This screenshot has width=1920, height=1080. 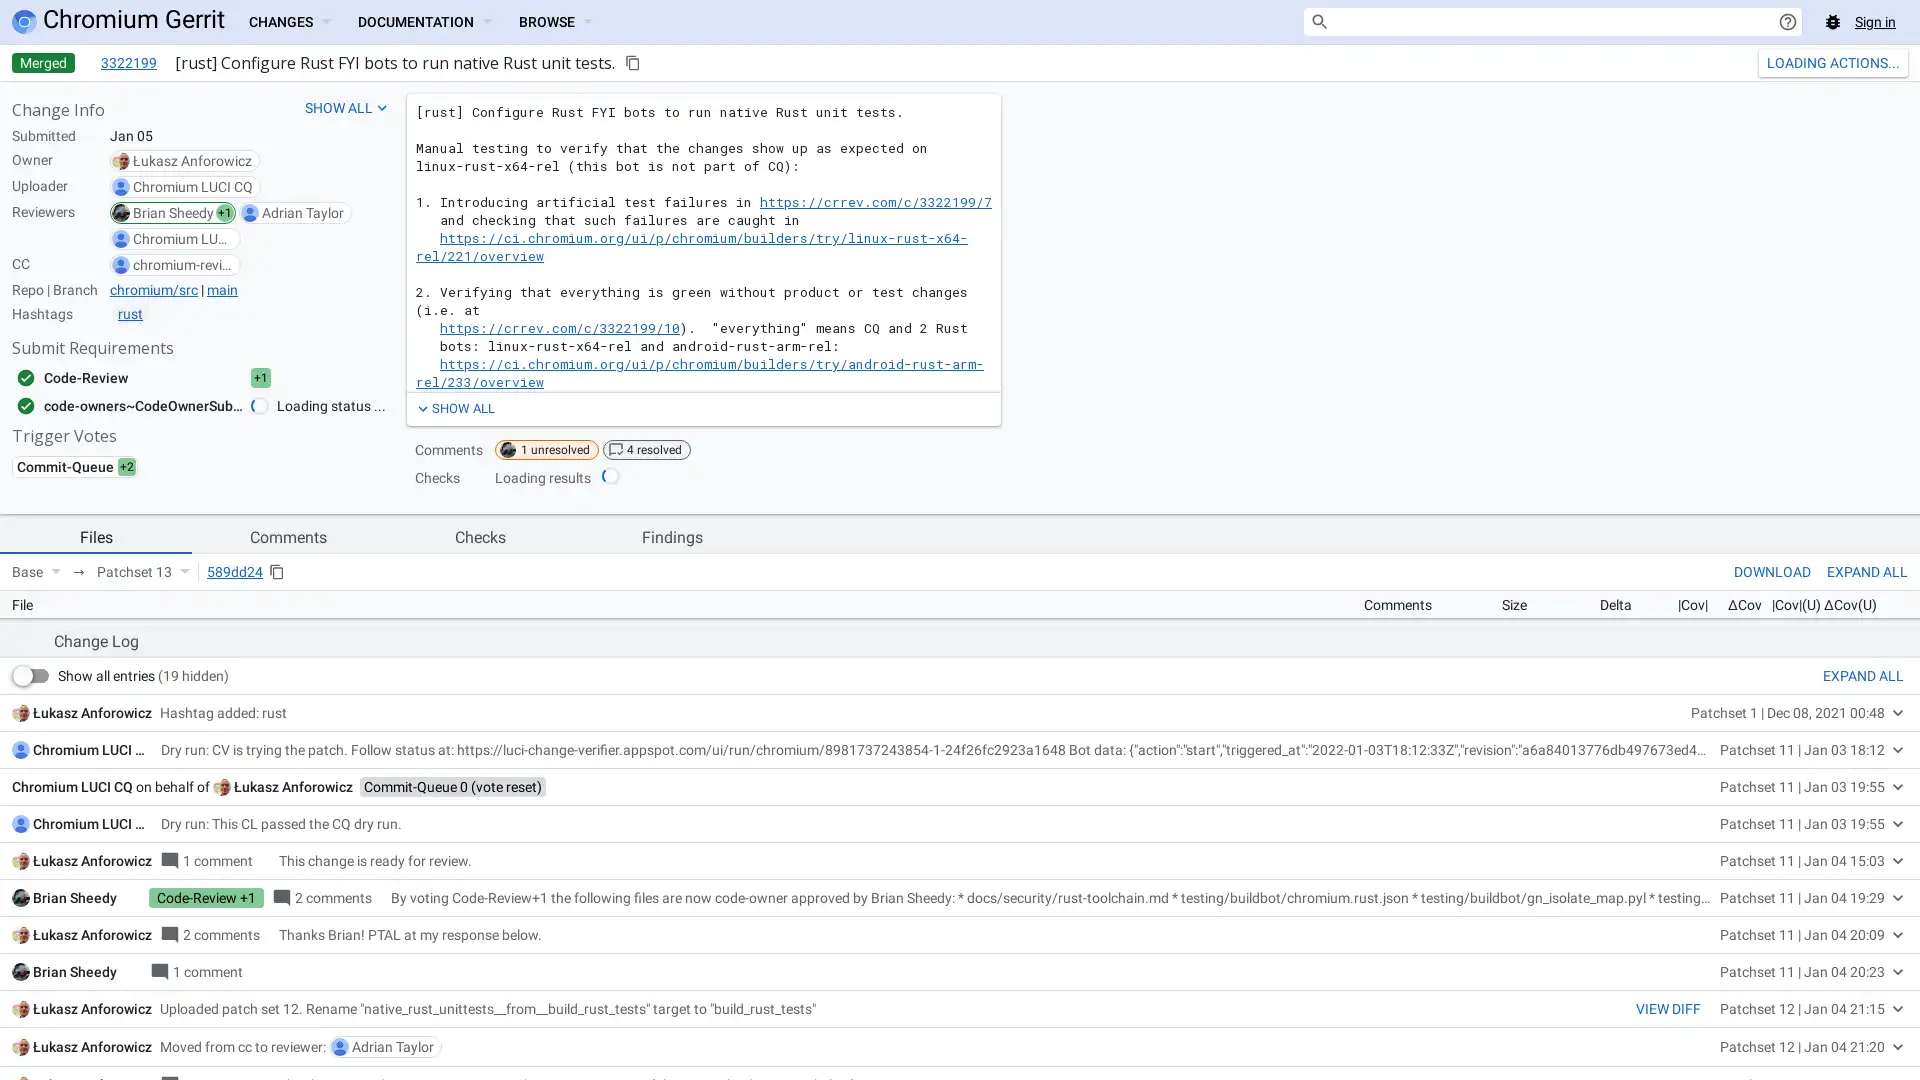 What do you see at coordinates (1893, 61) in the screenshot?
I see `More` at bounding box center [1893, 61].